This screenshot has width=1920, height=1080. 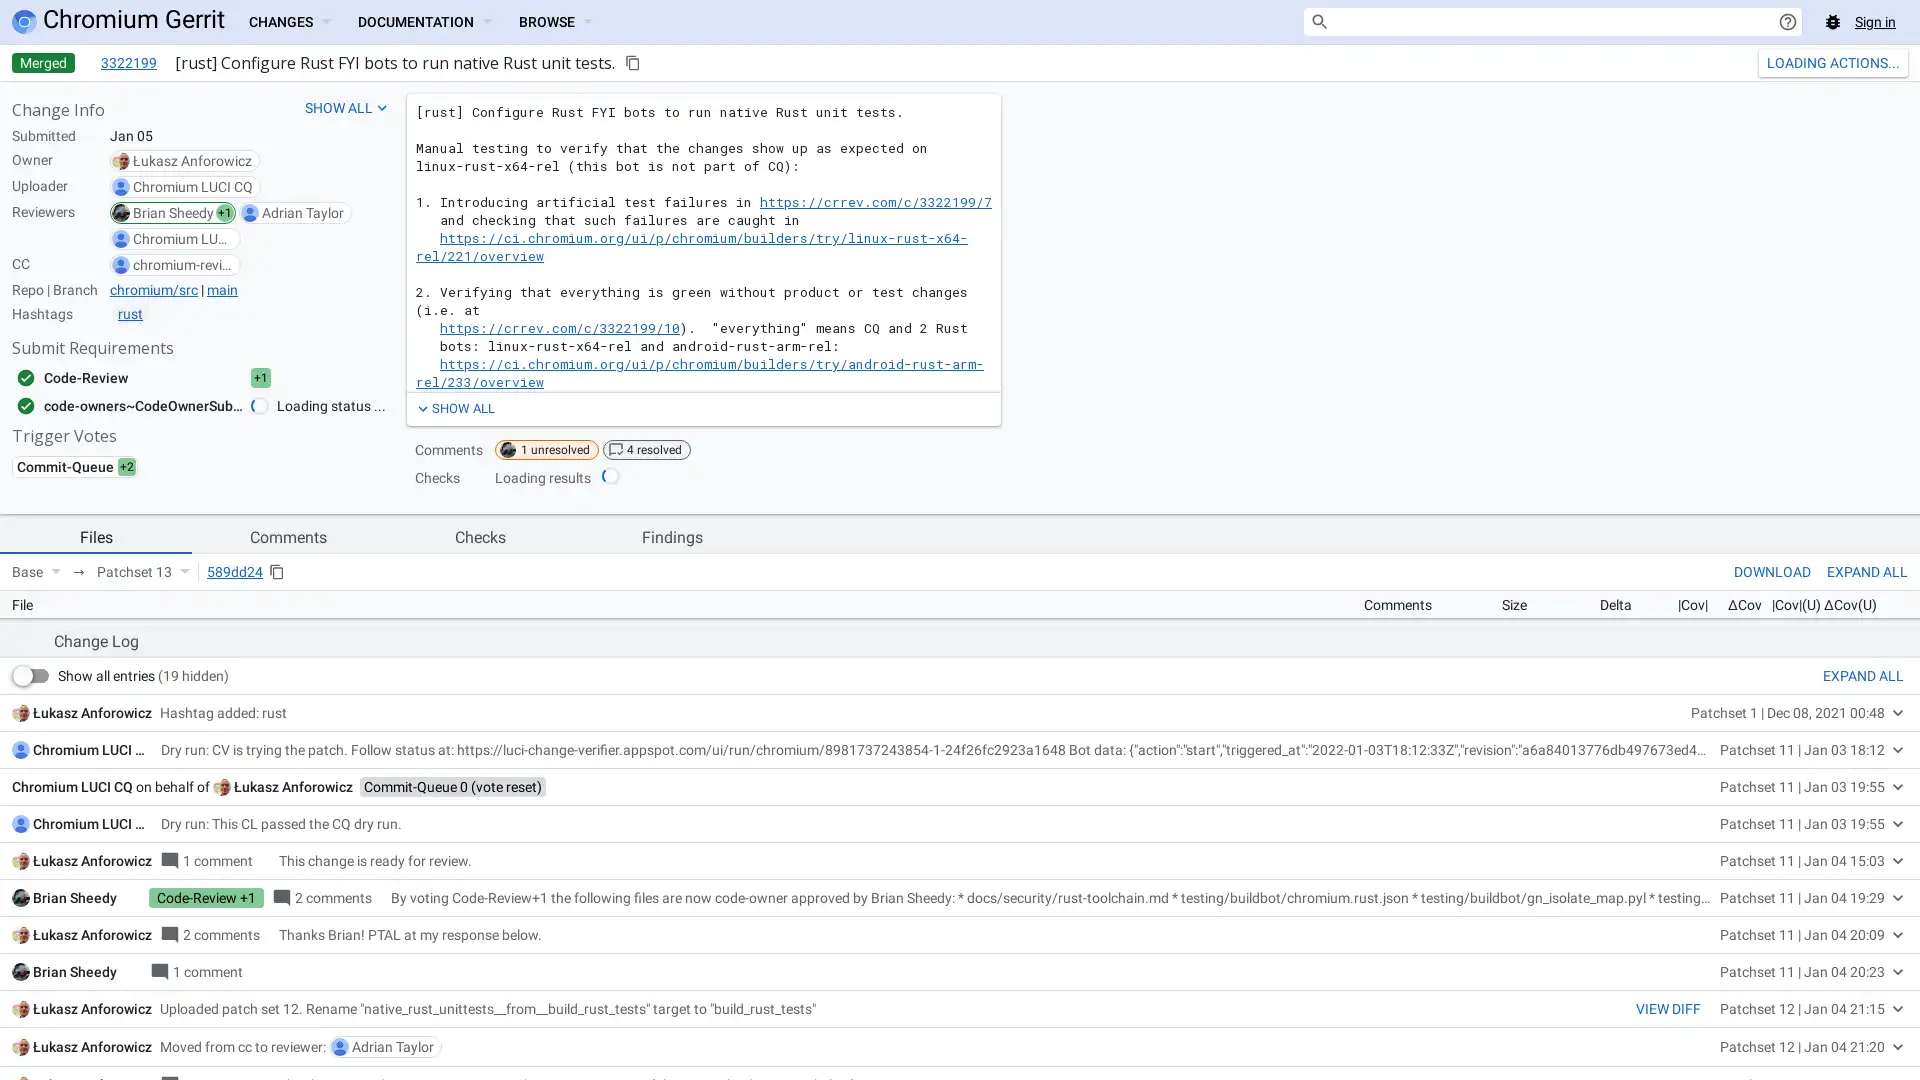 What do you see at coordinates (1893, 61) in the screenshot?
I see `More` at bounding box center [1893, 61].